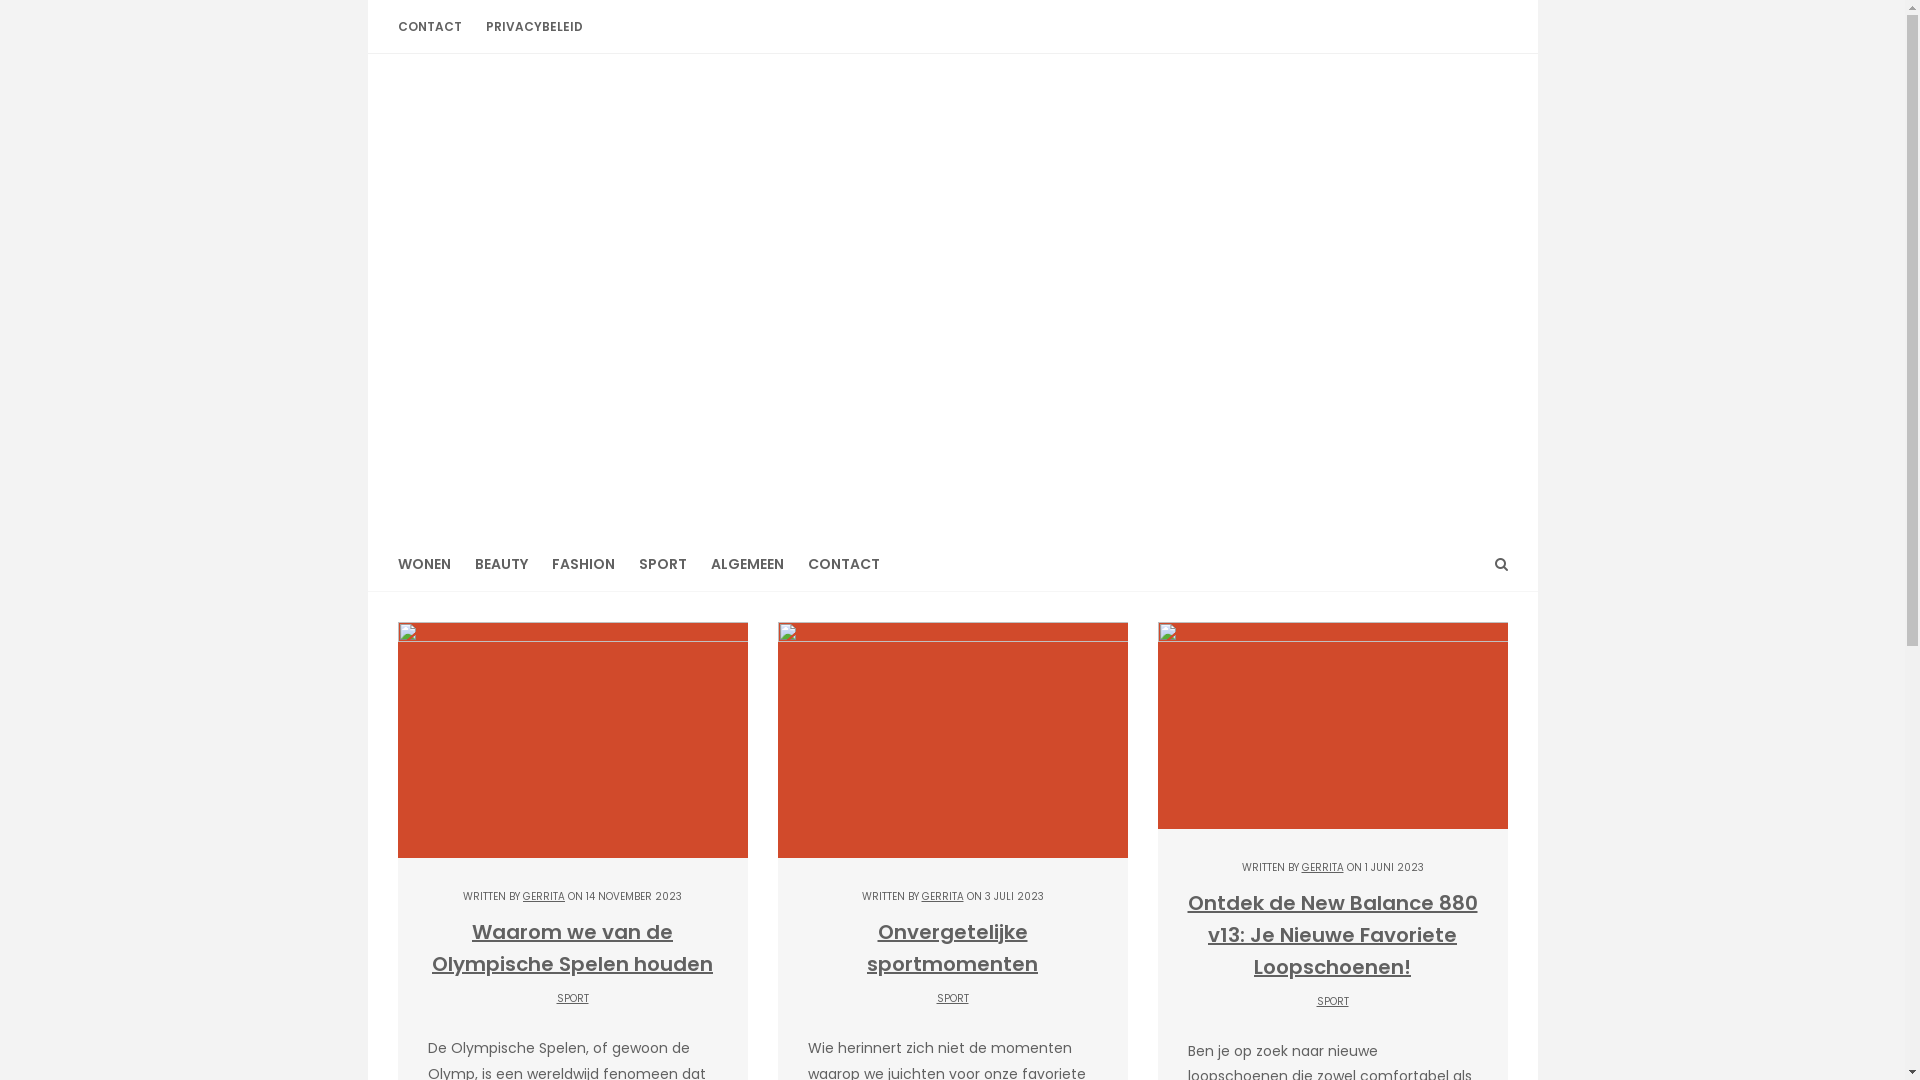 The height and width of the screenshot is (1080, 1920). What do you see at coordinates (571, 947) in the screenshot?
I see `'Waarom we van de Olympische Spelen houden'` at bounding box center [571, 947].